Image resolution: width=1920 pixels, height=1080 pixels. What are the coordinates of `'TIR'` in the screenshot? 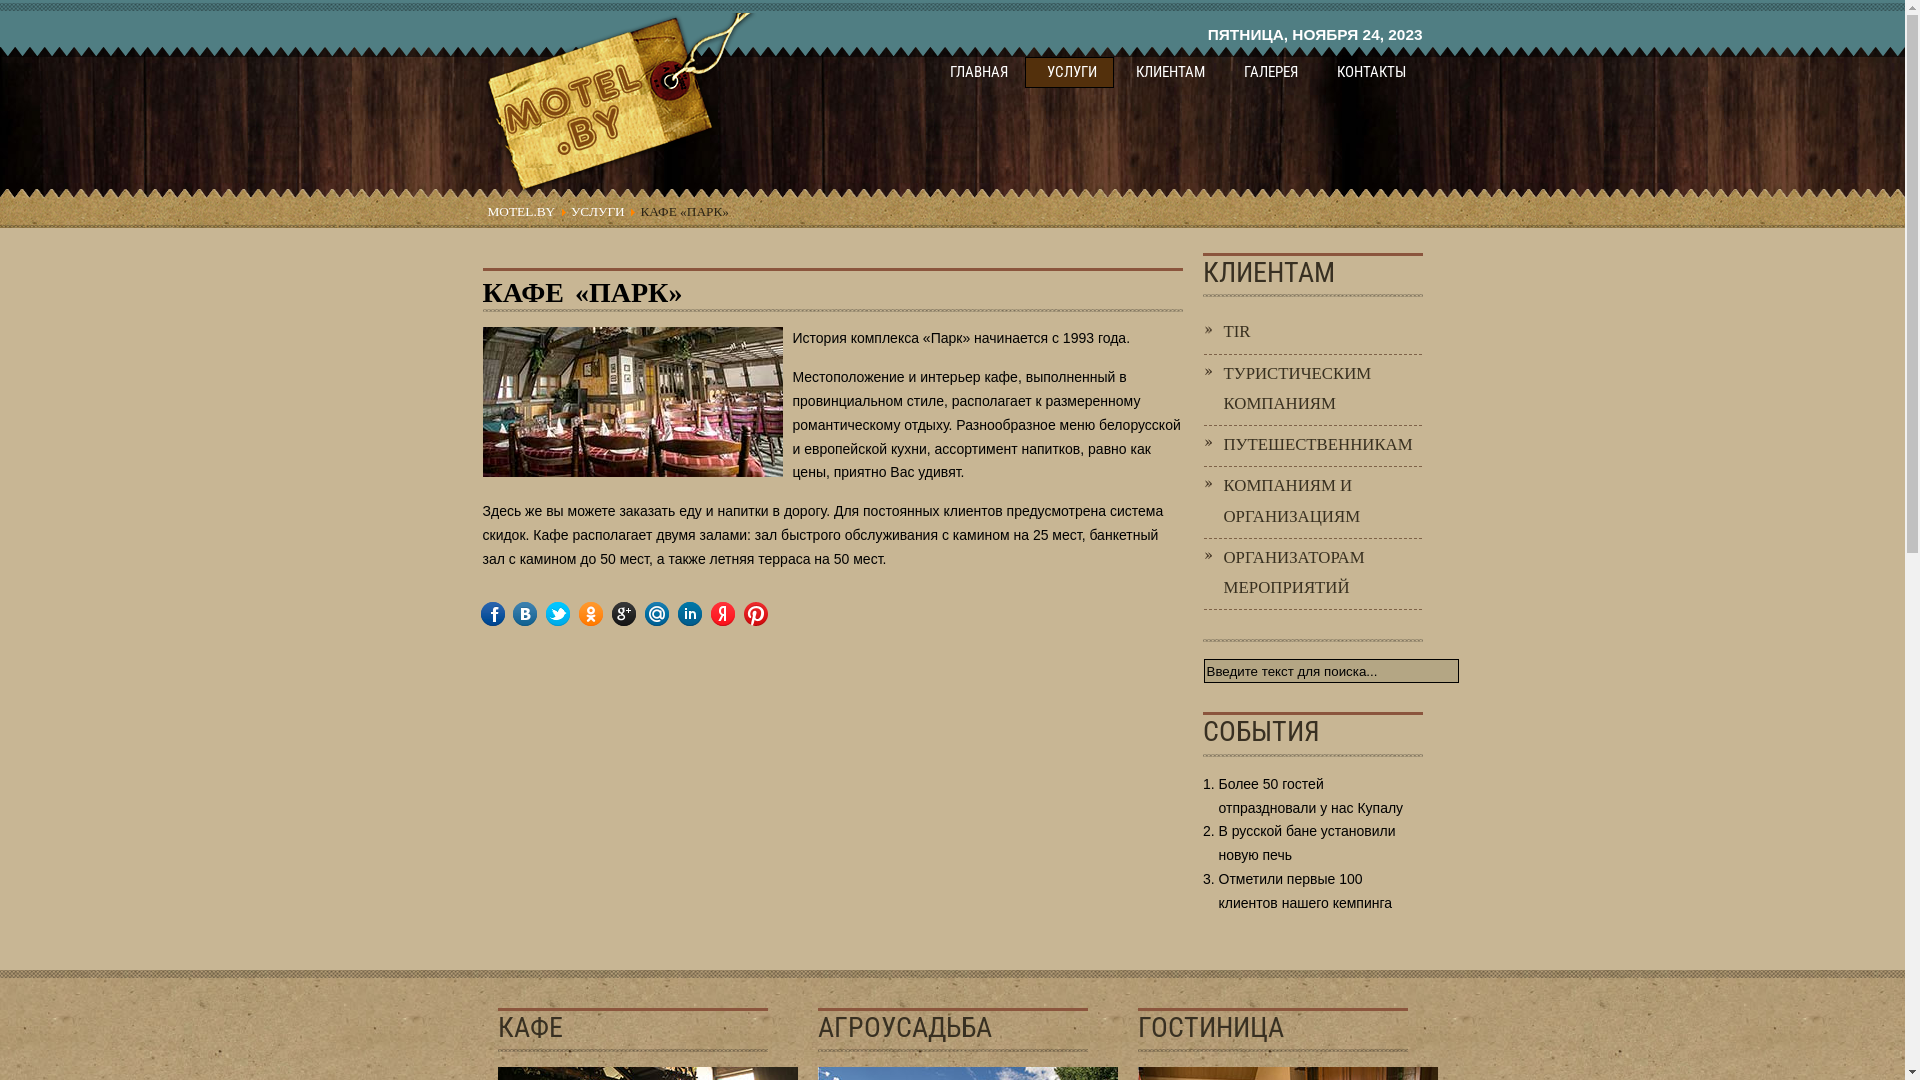 It's located at (1313, 331).